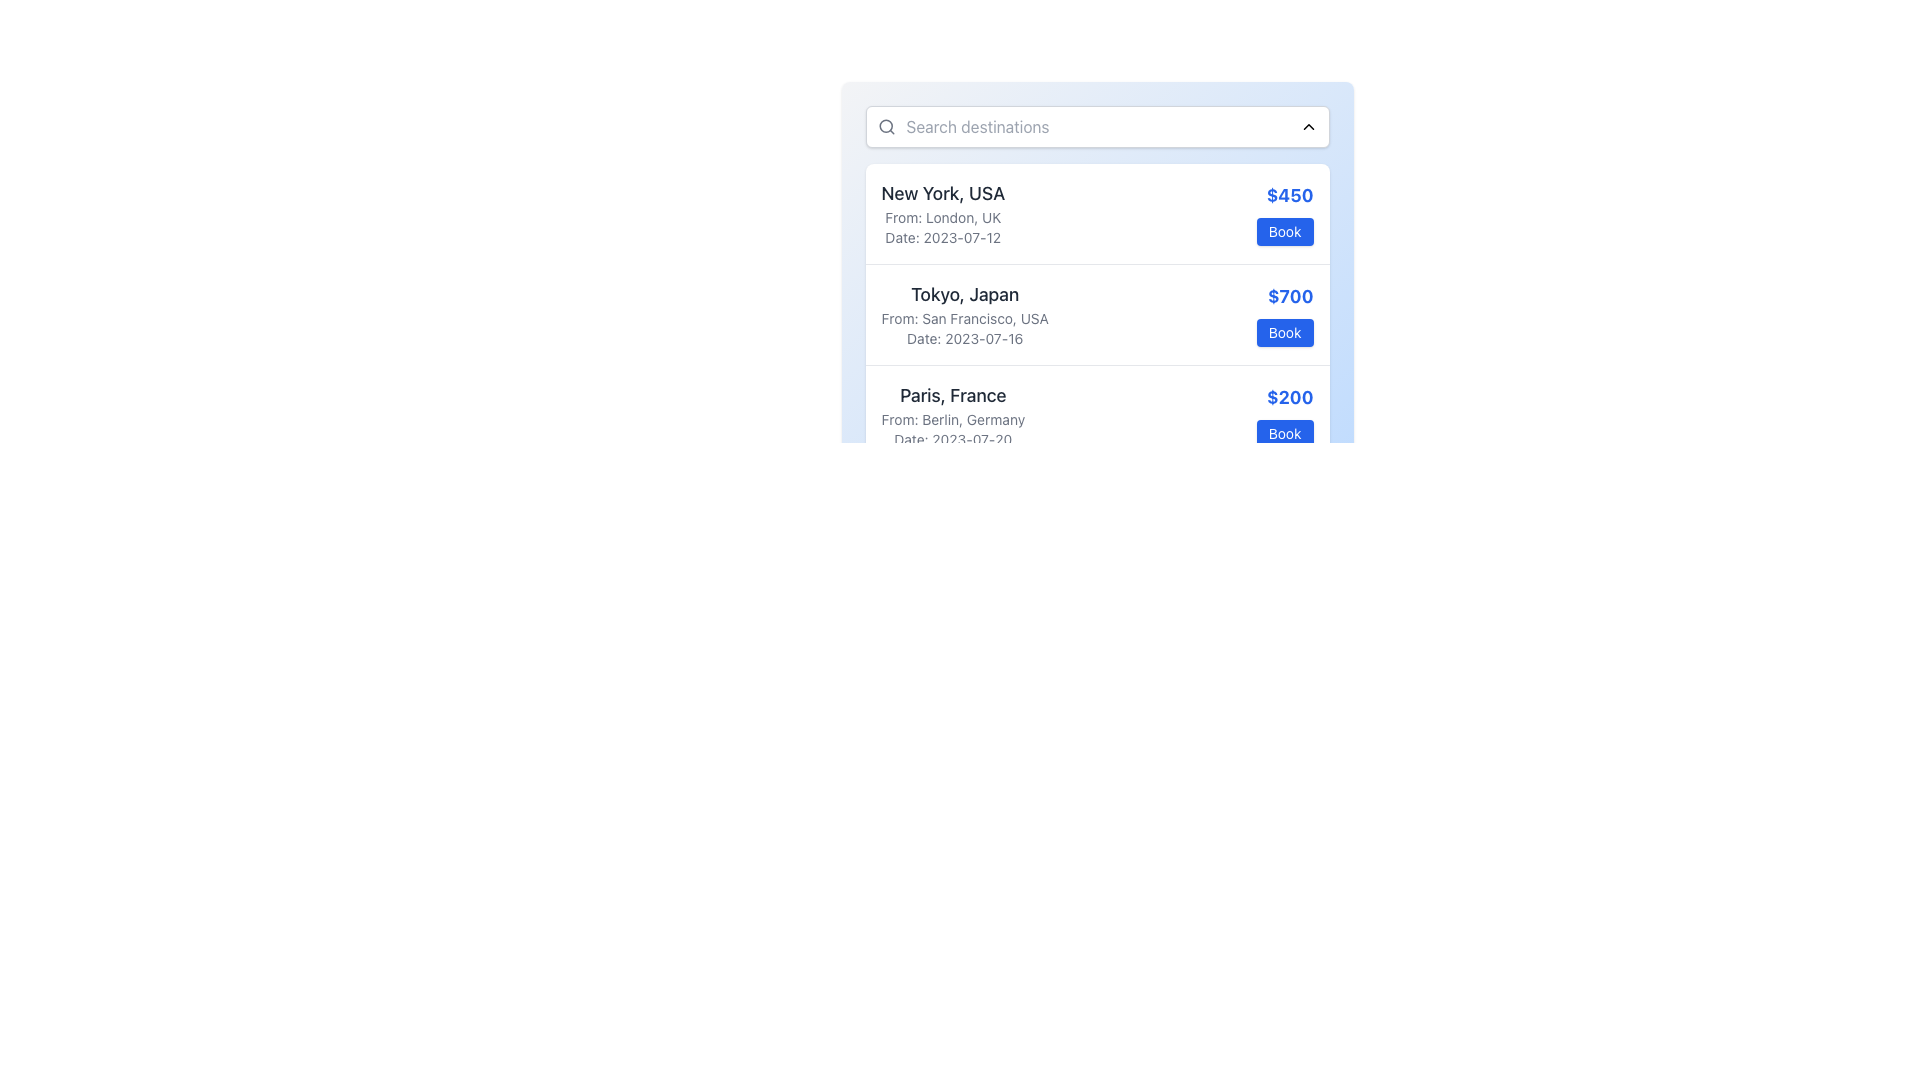  Describe the element at coordinates (1285, 397) in the screenshot. I see `the text display showing the price '$200' for the travel destination 'Paris, France'` at that location.